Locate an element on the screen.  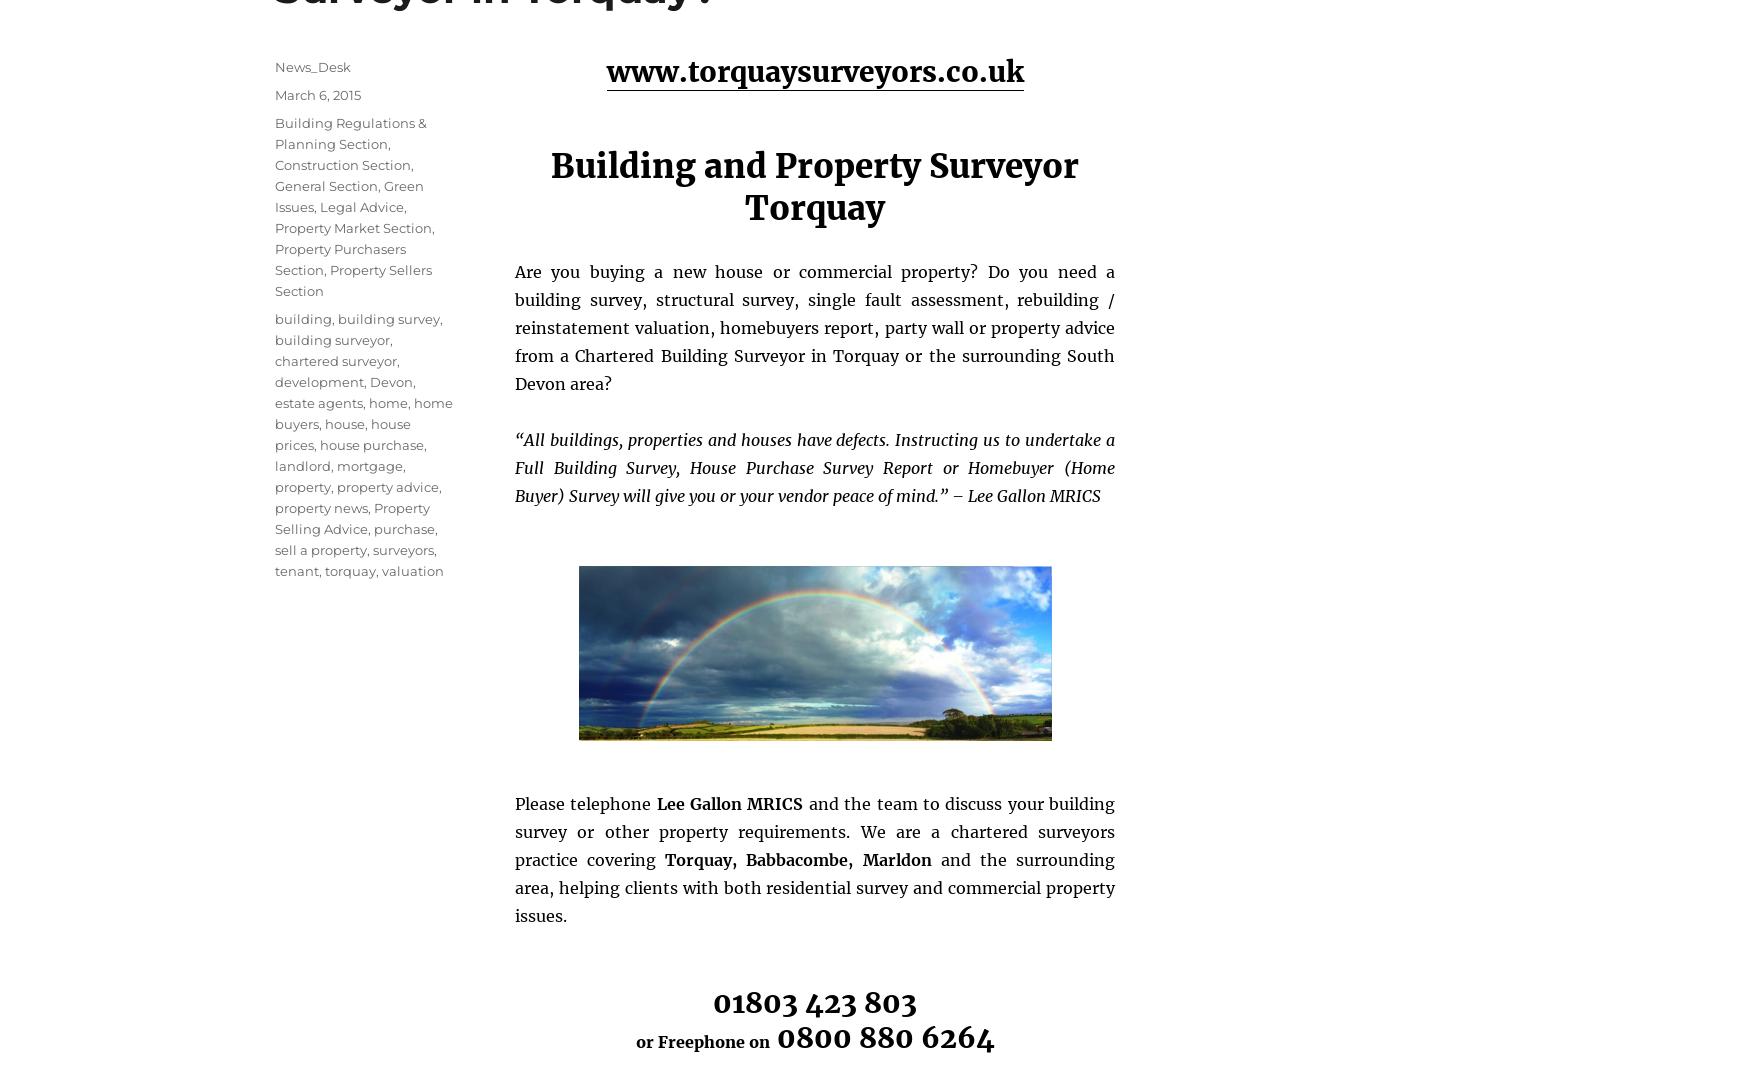
'March 6, 2015' is located at coordinates (317, 94).